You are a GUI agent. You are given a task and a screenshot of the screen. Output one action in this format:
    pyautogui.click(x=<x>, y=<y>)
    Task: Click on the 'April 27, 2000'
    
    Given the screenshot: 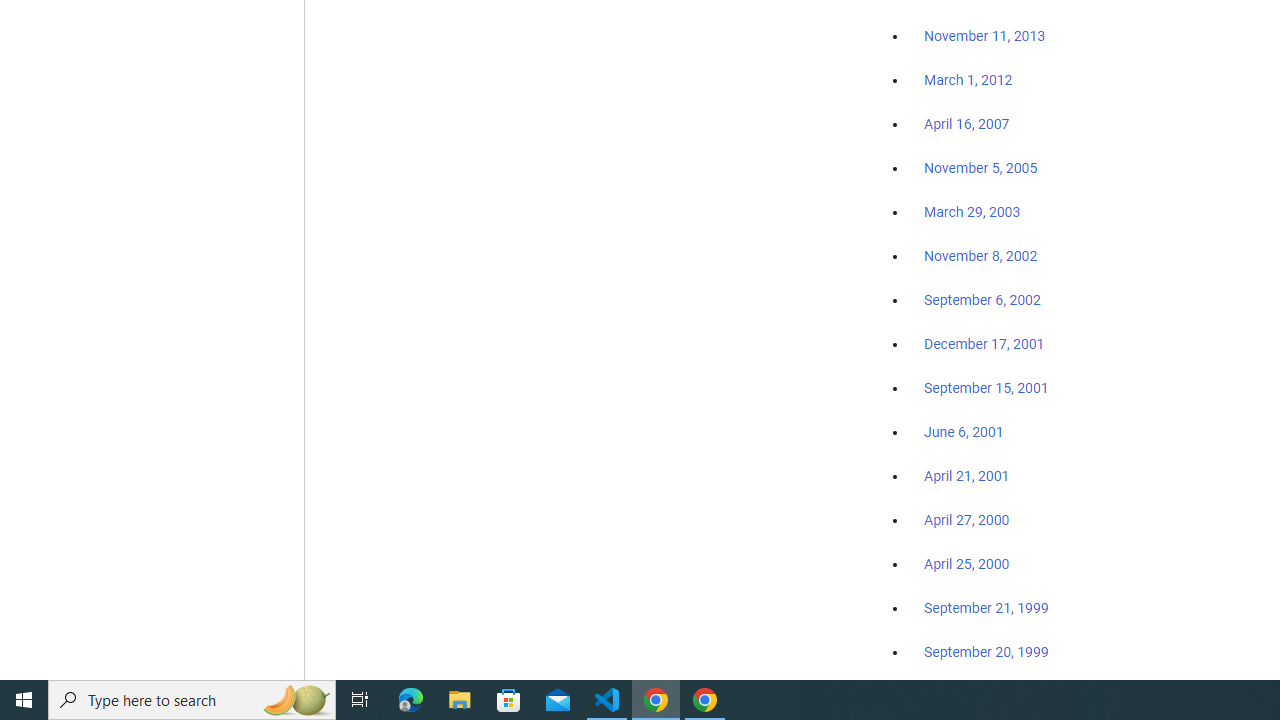 What is the action you would take?
    pyautogui.click(x=967, y=519)
    